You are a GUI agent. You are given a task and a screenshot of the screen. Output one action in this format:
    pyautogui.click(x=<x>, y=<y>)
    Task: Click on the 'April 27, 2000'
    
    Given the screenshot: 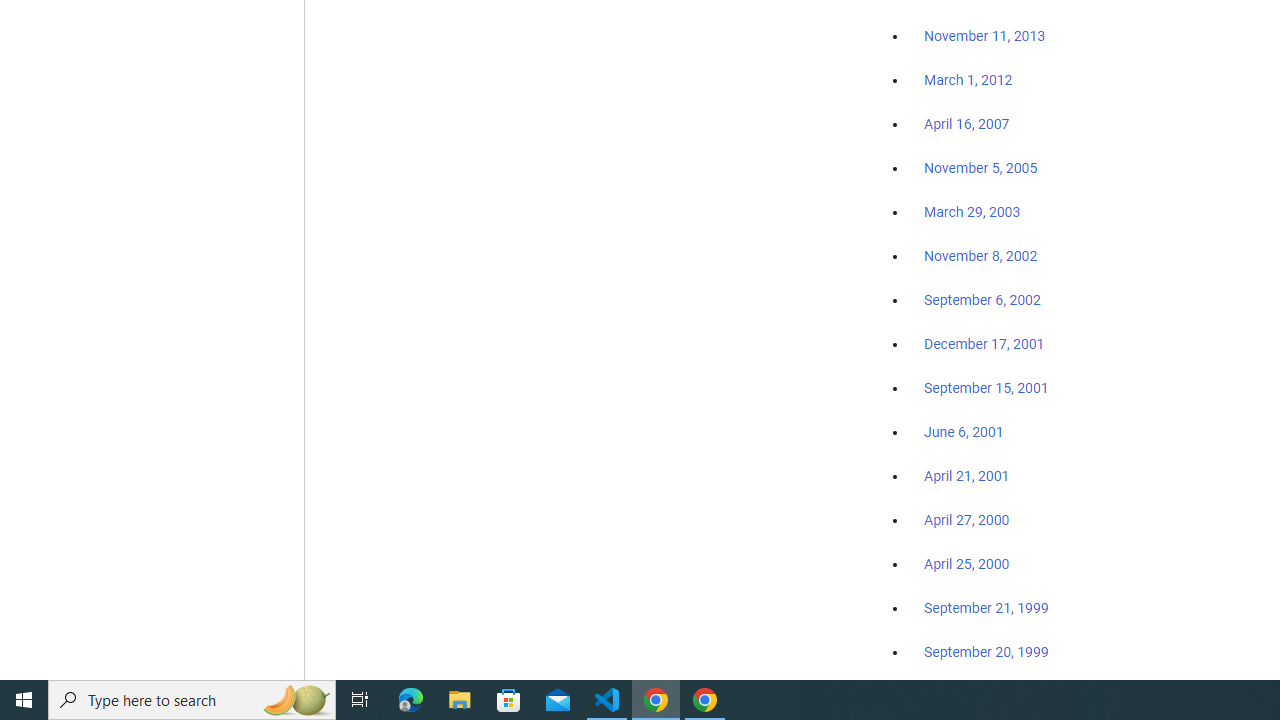 What is the action you would take?
    pyautogui.click(x=967, y=519)
    